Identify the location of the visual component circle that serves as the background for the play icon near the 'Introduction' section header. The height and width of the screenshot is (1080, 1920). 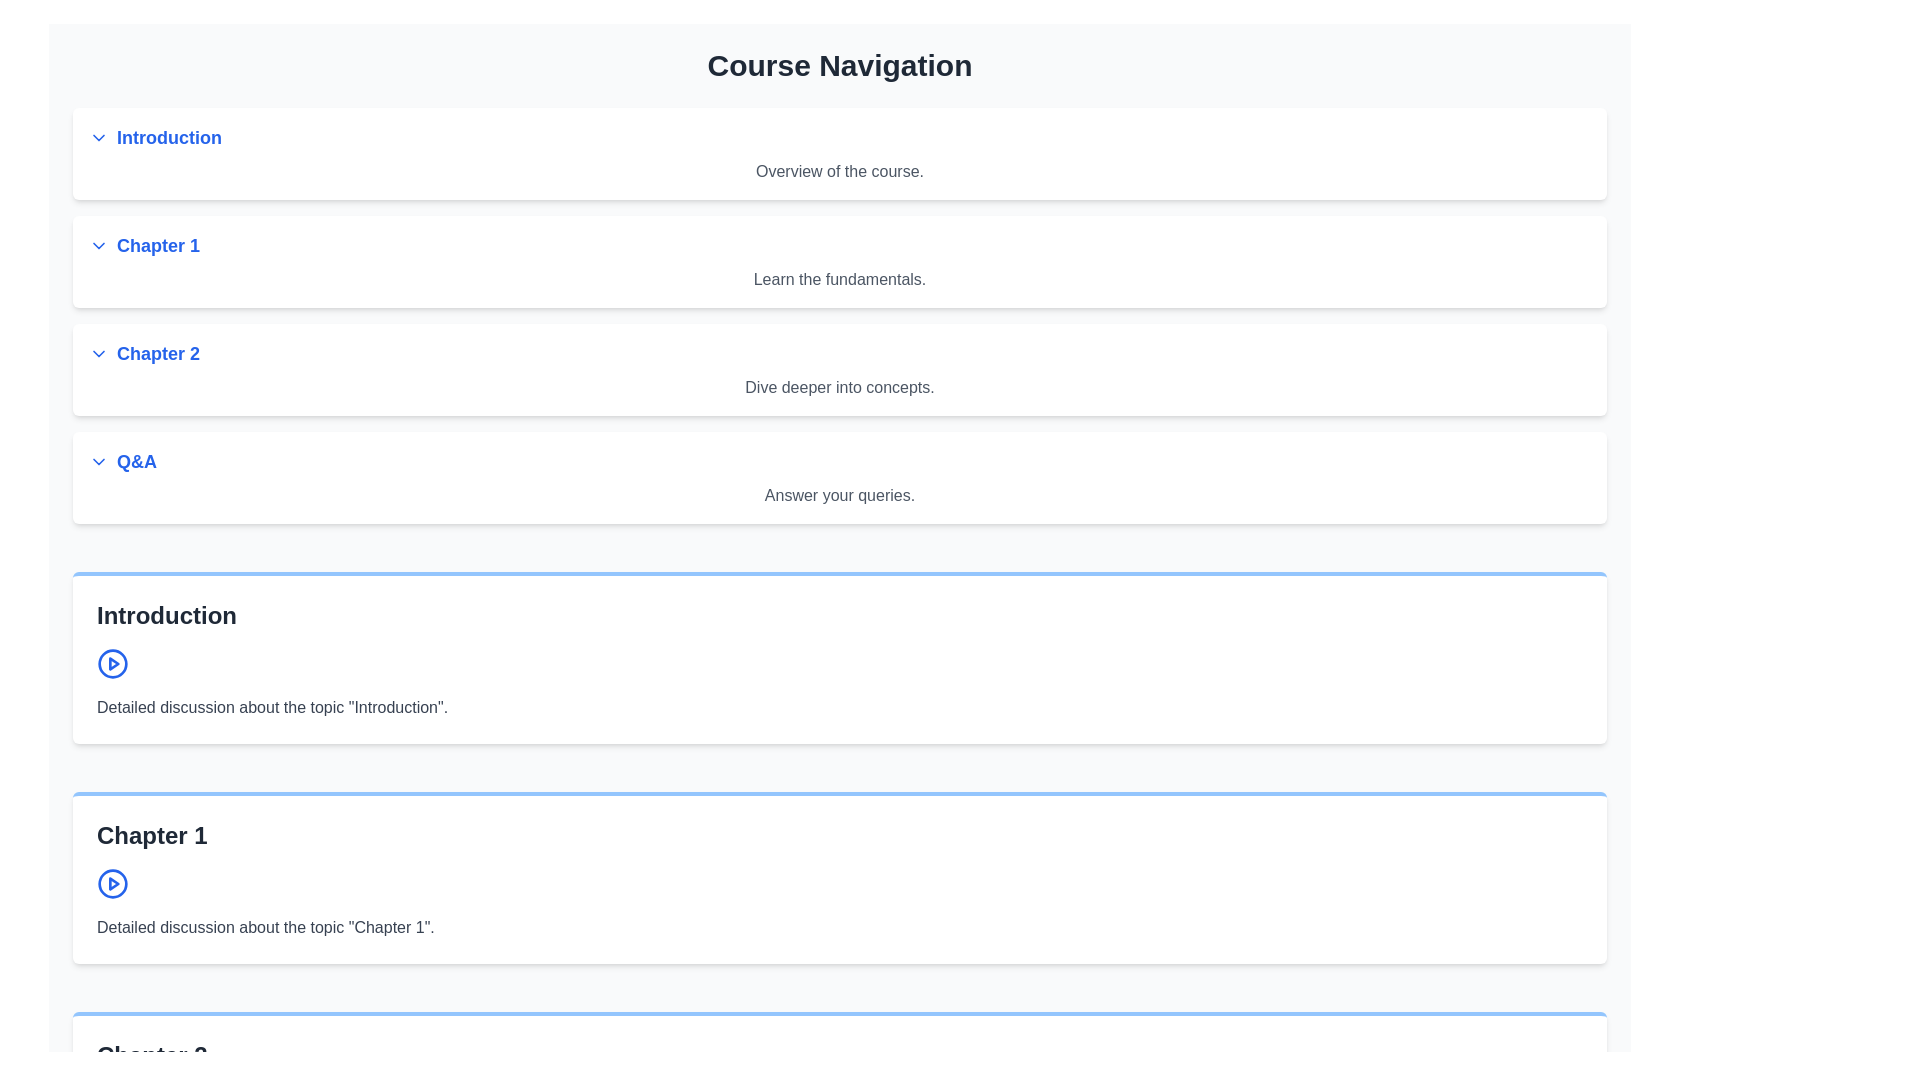
(112, 663).